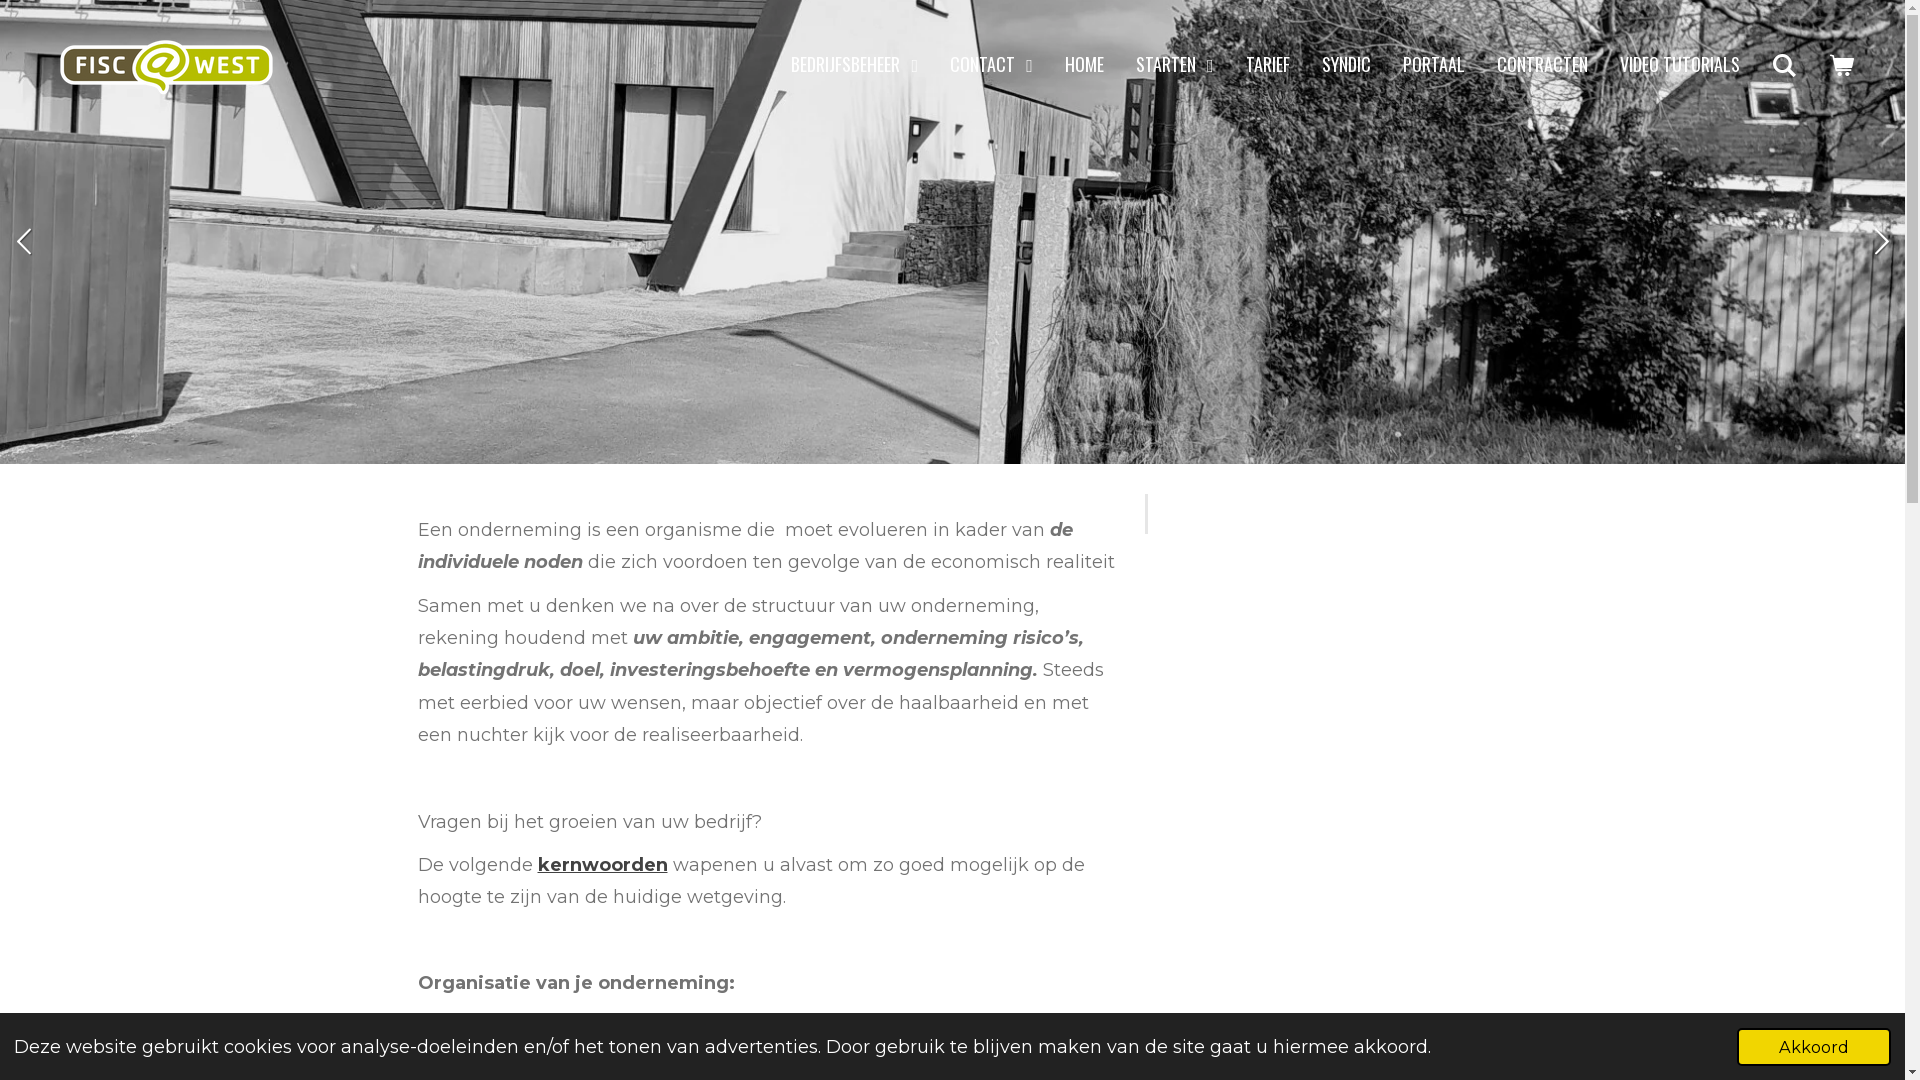 This screenshot has width=1920, height=1080. What do you see at coordinates (1124, 64) in the screenshot?
I see `'STARTEN'` at bounding box center [1124, 64].